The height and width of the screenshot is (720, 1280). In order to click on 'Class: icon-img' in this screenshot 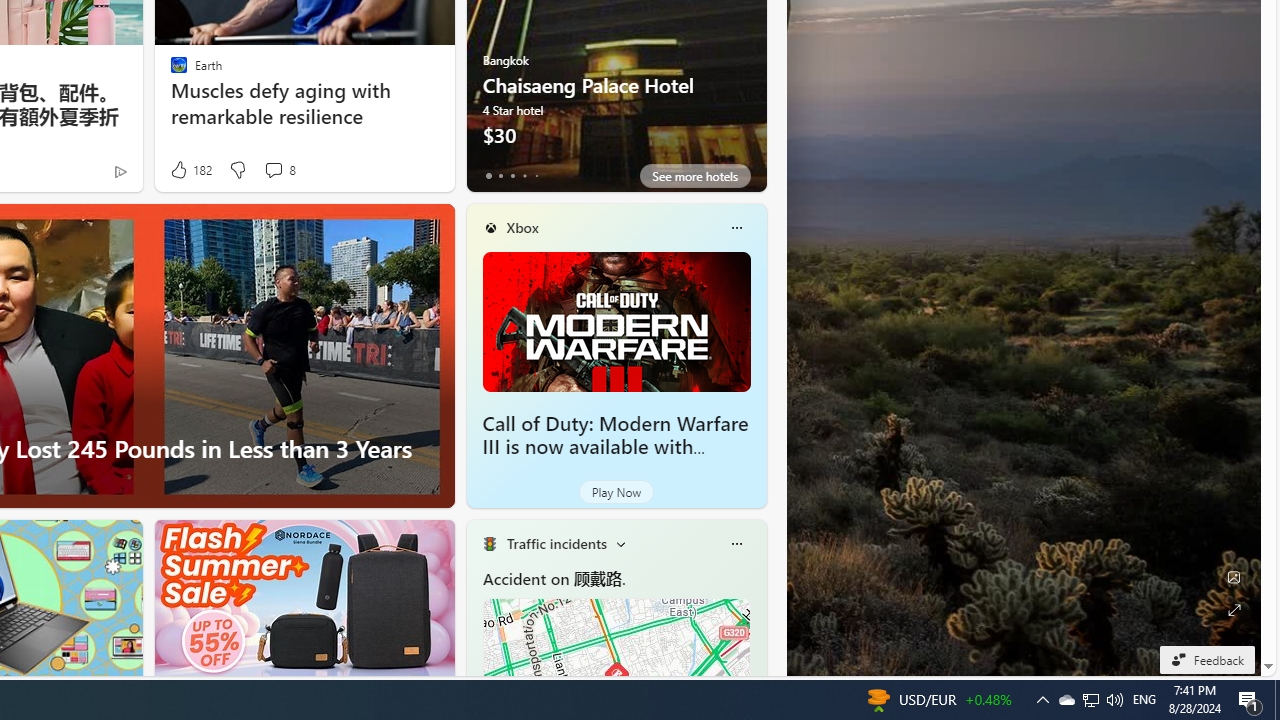, I will do `click(735, 543)`.